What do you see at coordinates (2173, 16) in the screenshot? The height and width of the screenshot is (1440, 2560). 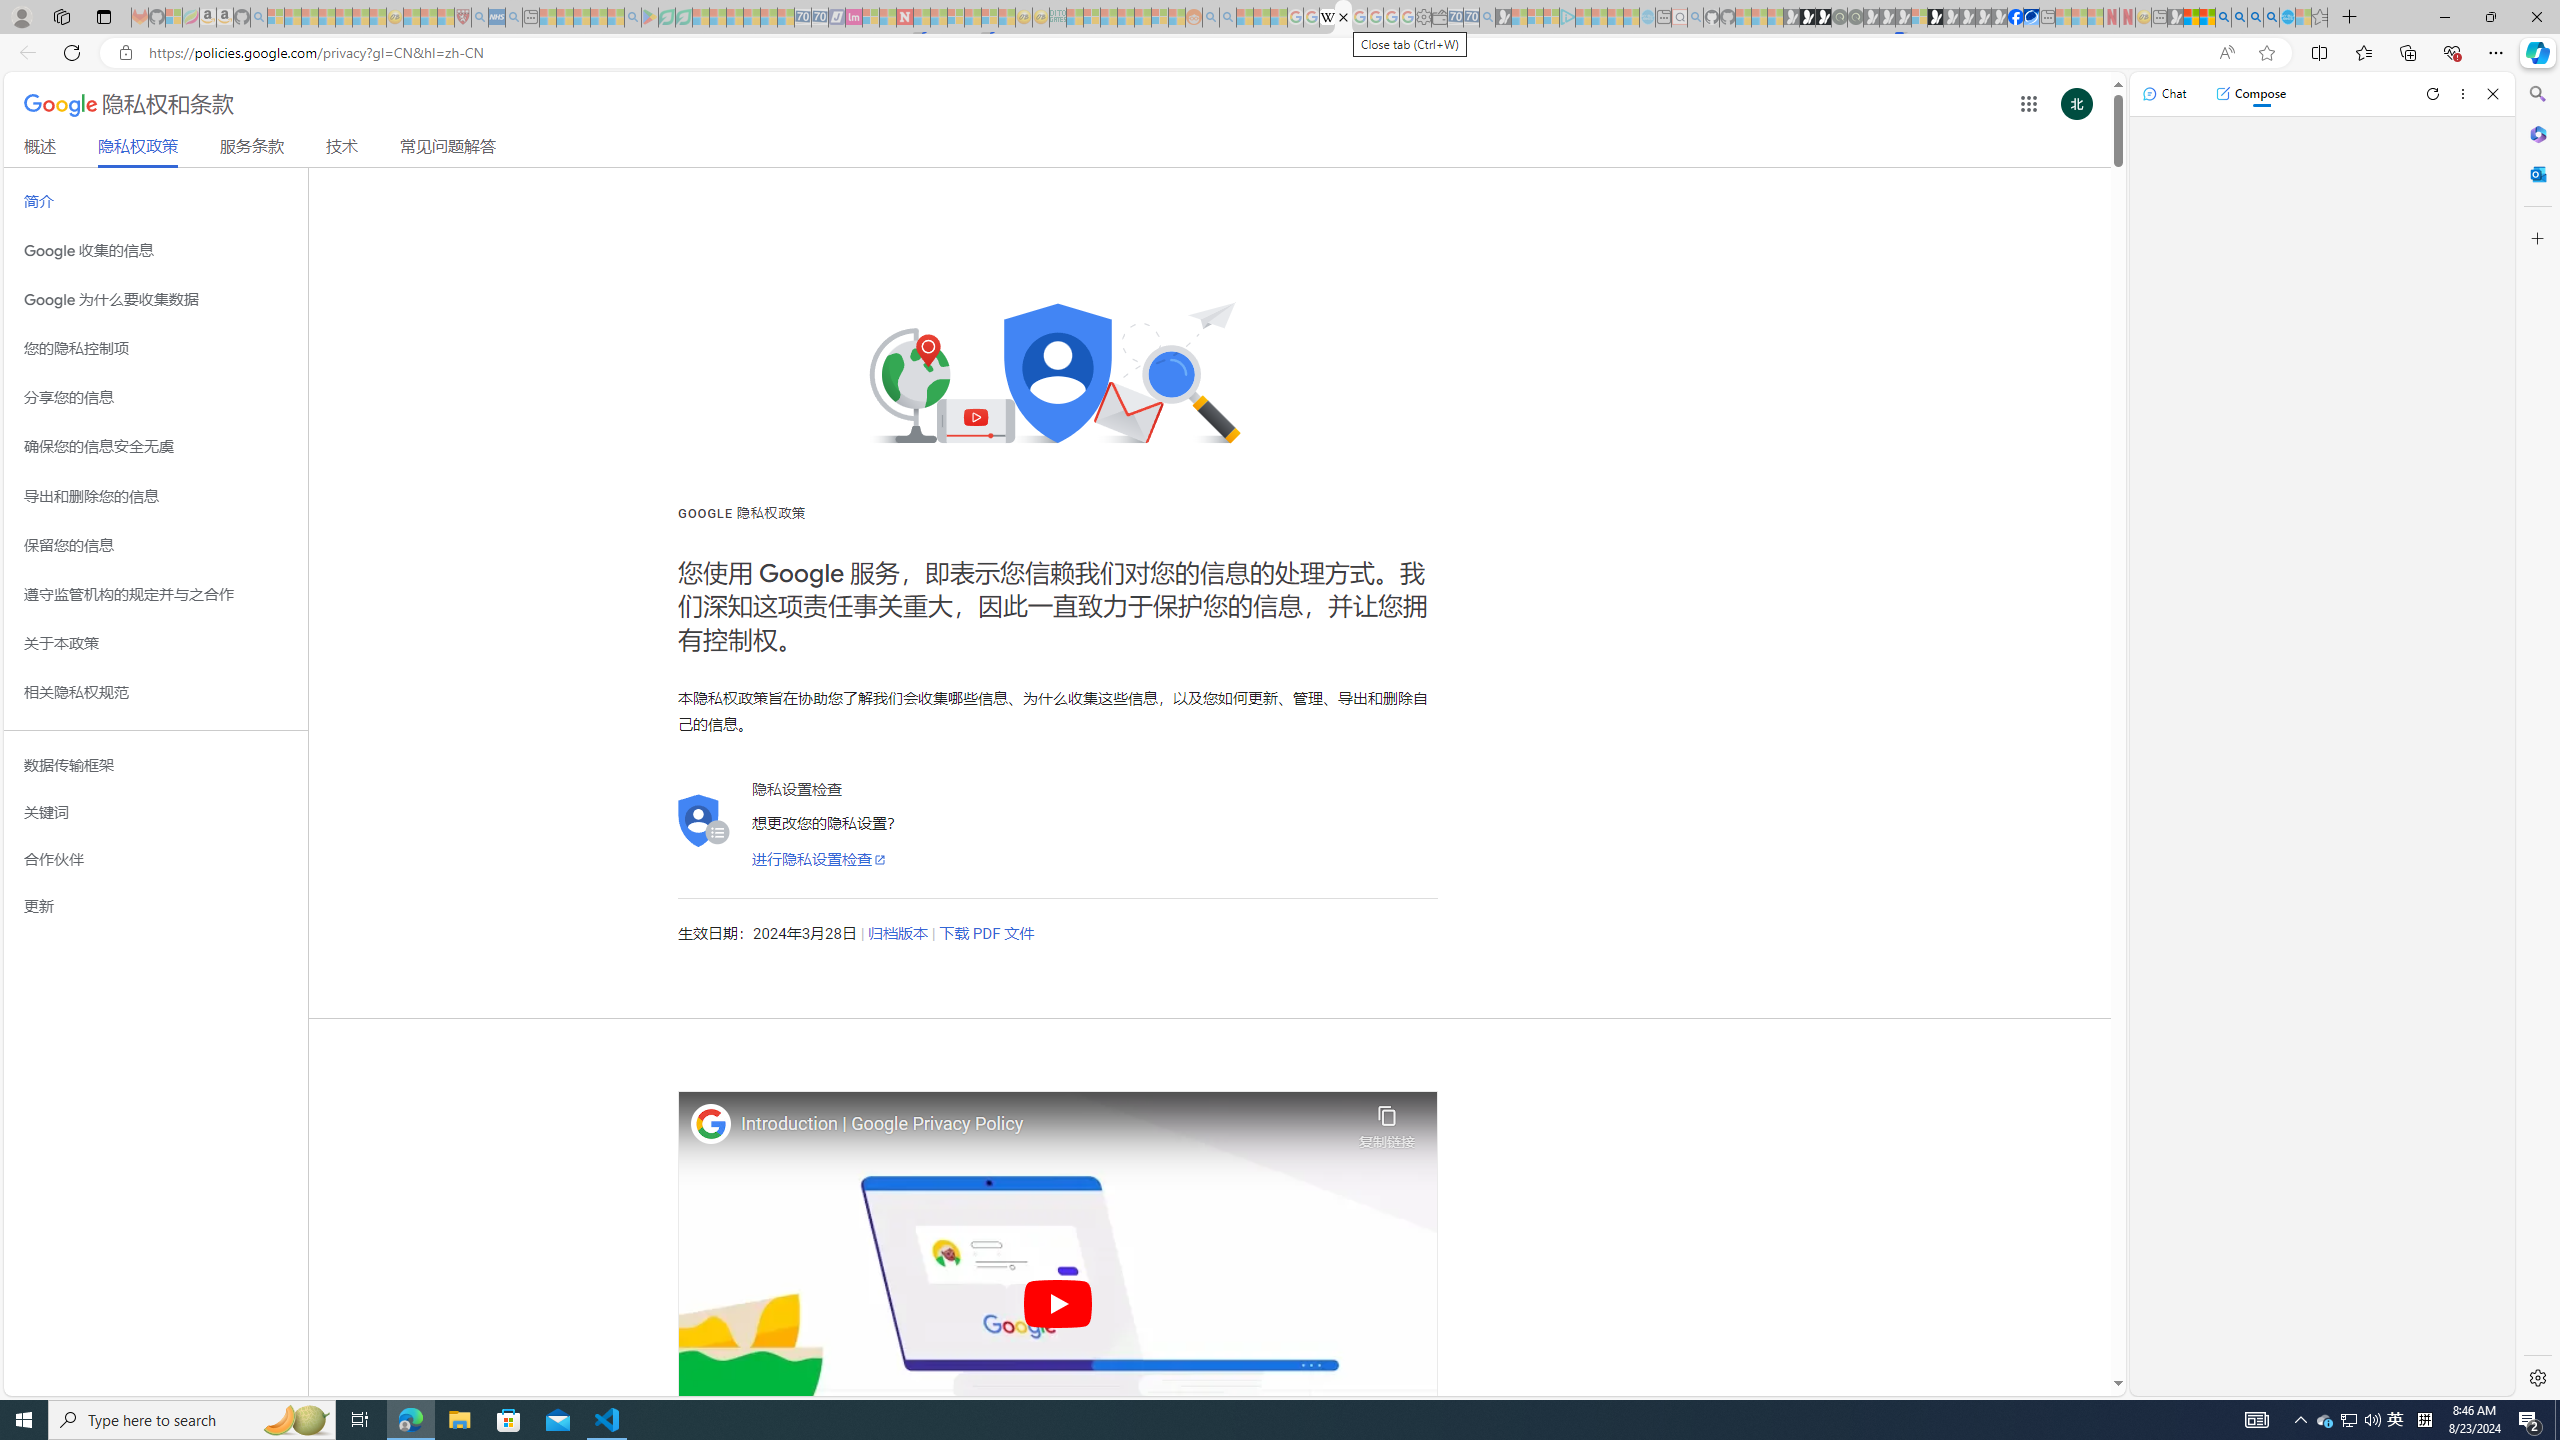 I see `'MSN - Sleeping'` at bounding box center [2173, 16].